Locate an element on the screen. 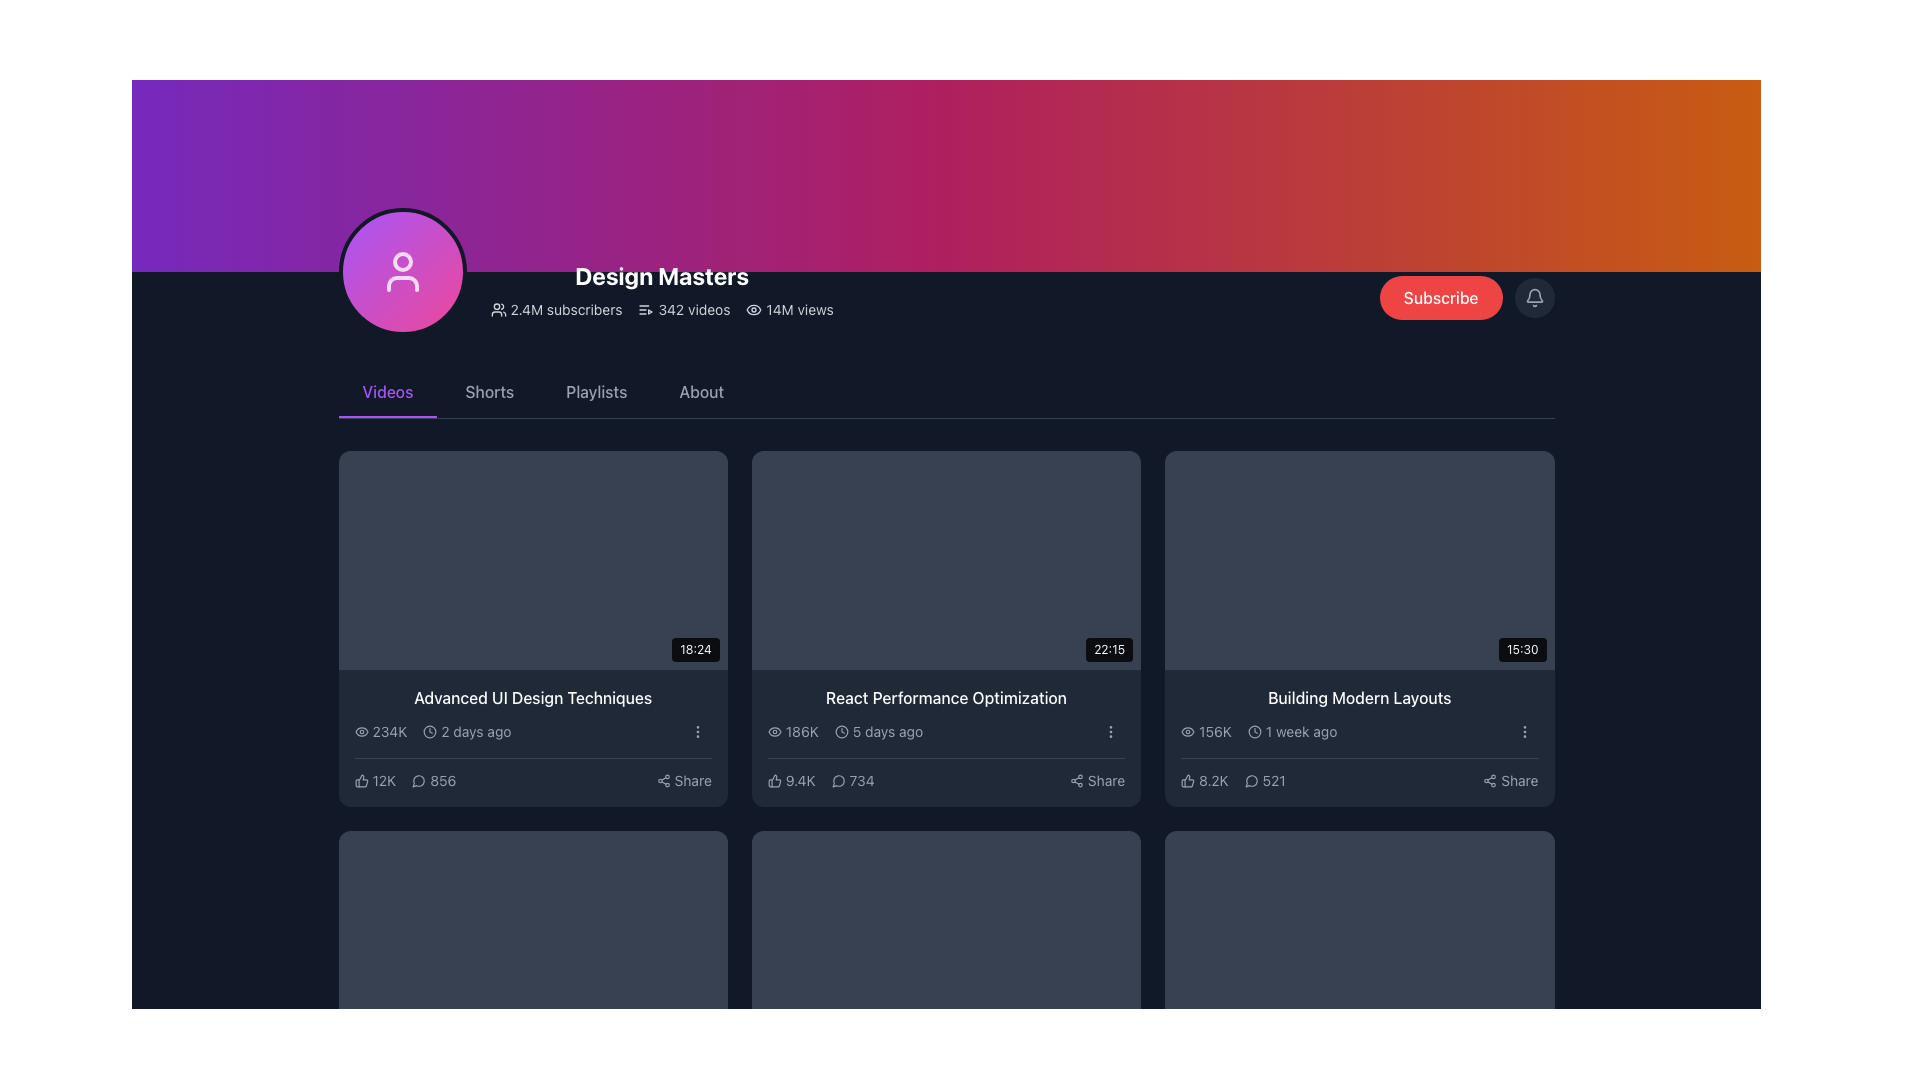 This screenshot has height=1080, width=1920. the Vertical ellipsis menu (Three-dot icon) located in the bottom right section of the card for the video titled 'React Performance Optimization' is located at coordinates (1110, 732).